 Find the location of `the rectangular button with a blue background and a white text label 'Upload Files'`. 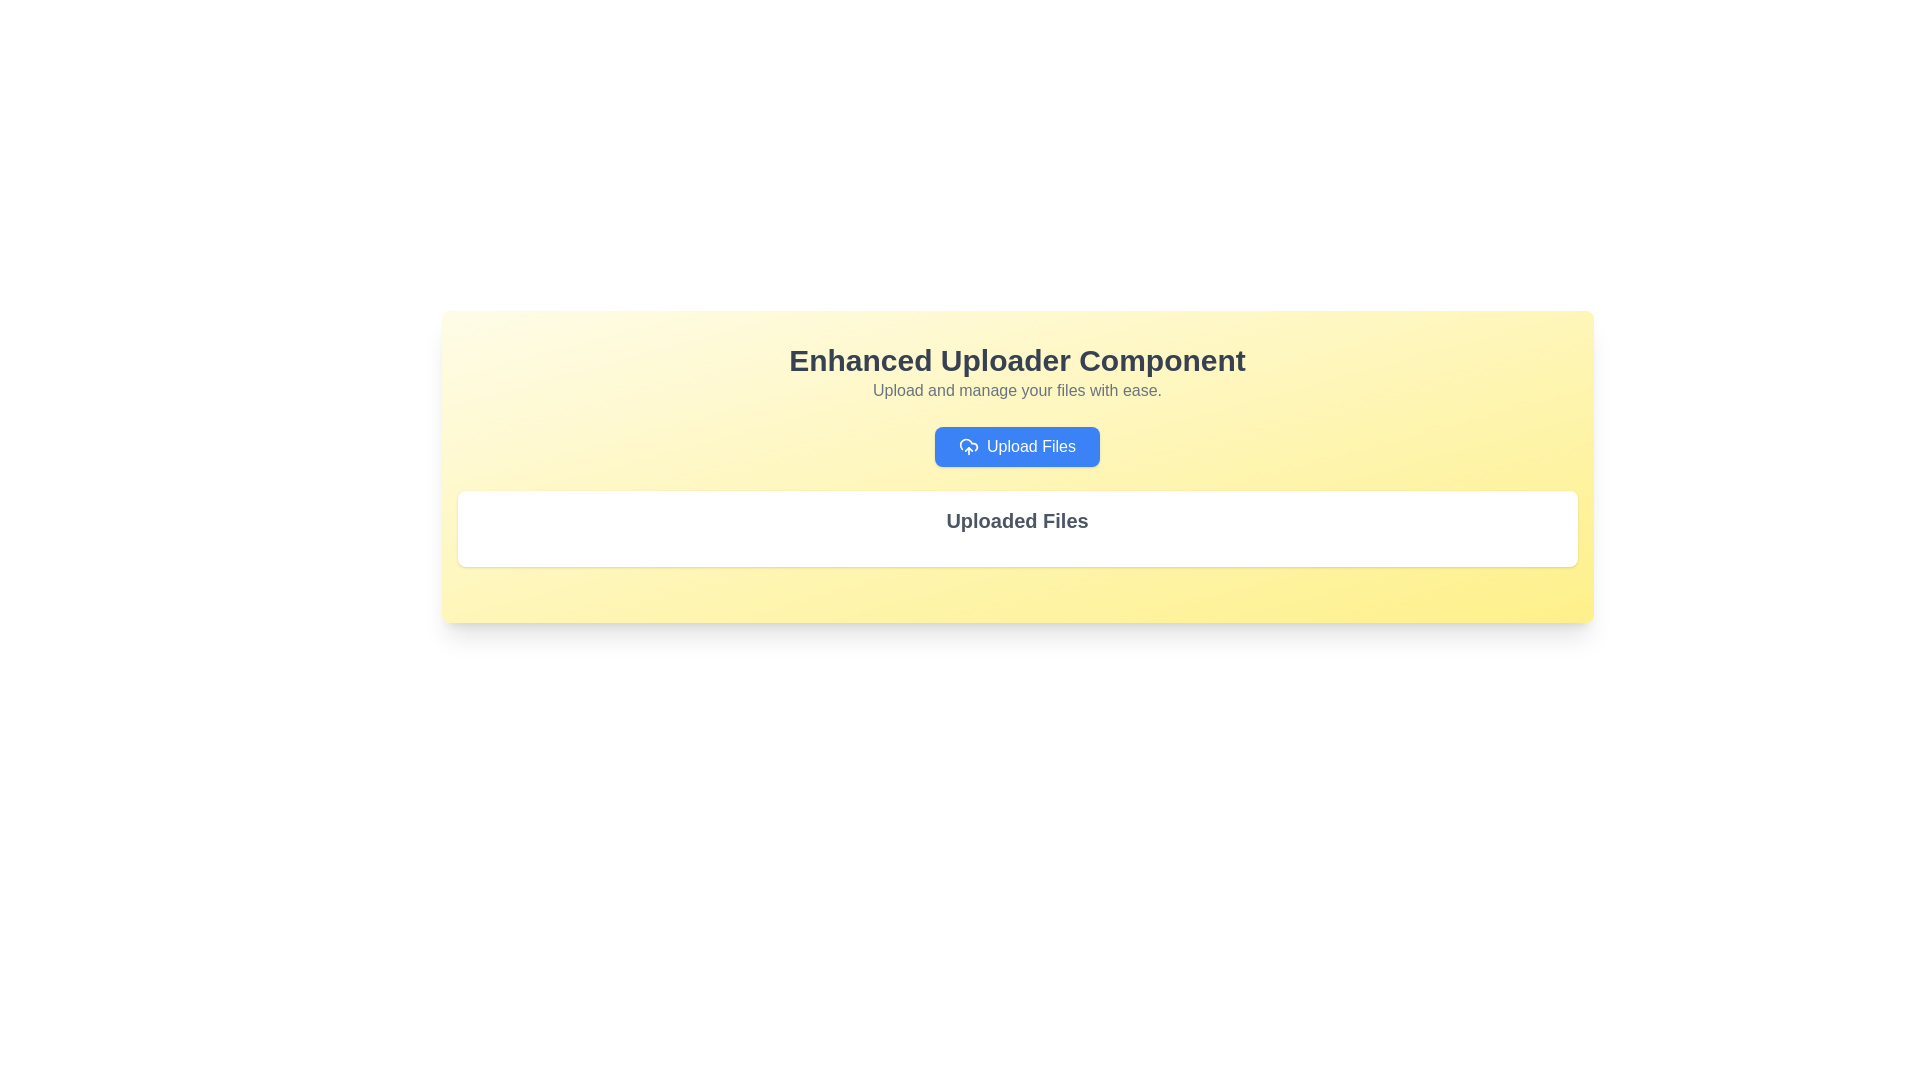

the rectangular button with a blue background and a white text label 'Upload Files' is located at coordinates (1017, 446).